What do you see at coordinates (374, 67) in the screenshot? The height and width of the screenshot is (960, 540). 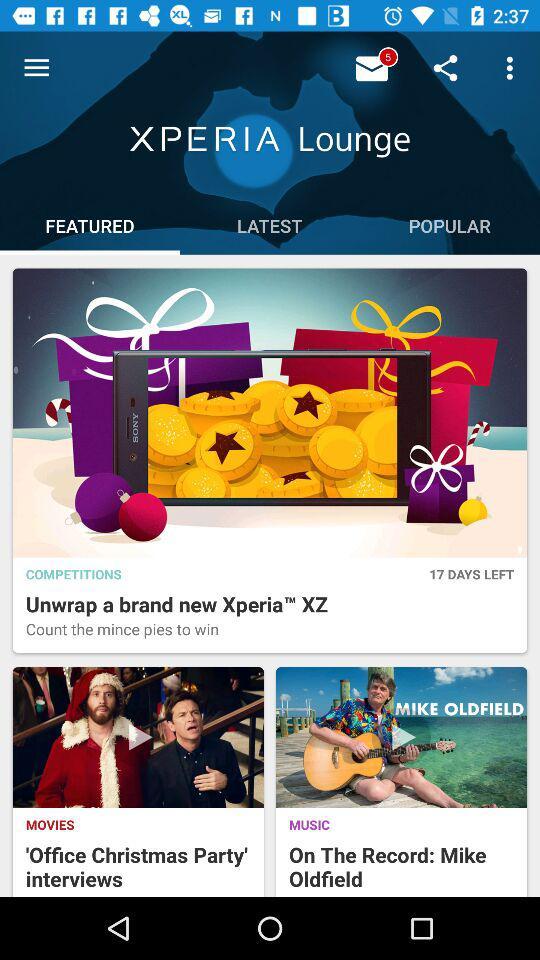 I see `share button click the beside inbox icon` at bounding box center [374, 67].